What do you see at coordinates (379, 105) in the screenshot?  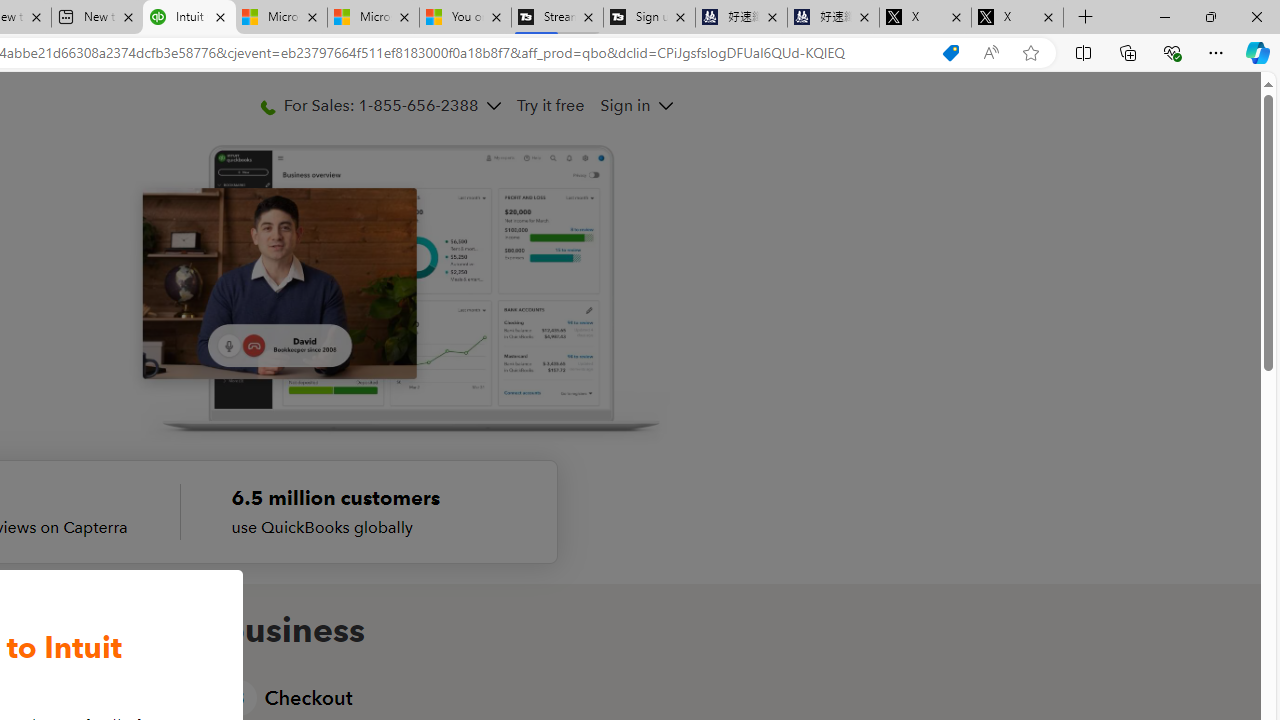 I see `'For Sales: 1-855-656-2388'` at bounding box center [379, 105].